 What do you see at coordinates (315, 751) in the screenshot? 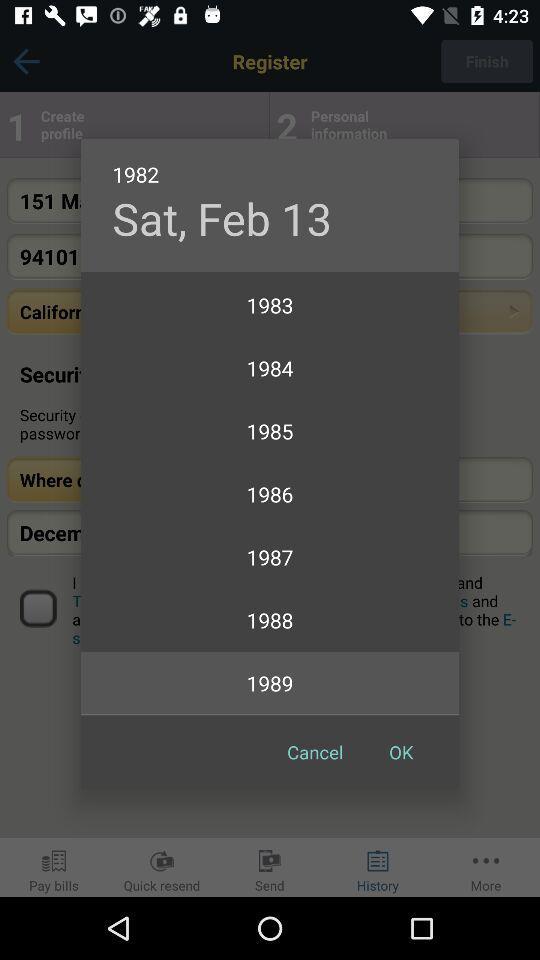
I see `item to the left of the ok button` at bounding box center [315, 751].